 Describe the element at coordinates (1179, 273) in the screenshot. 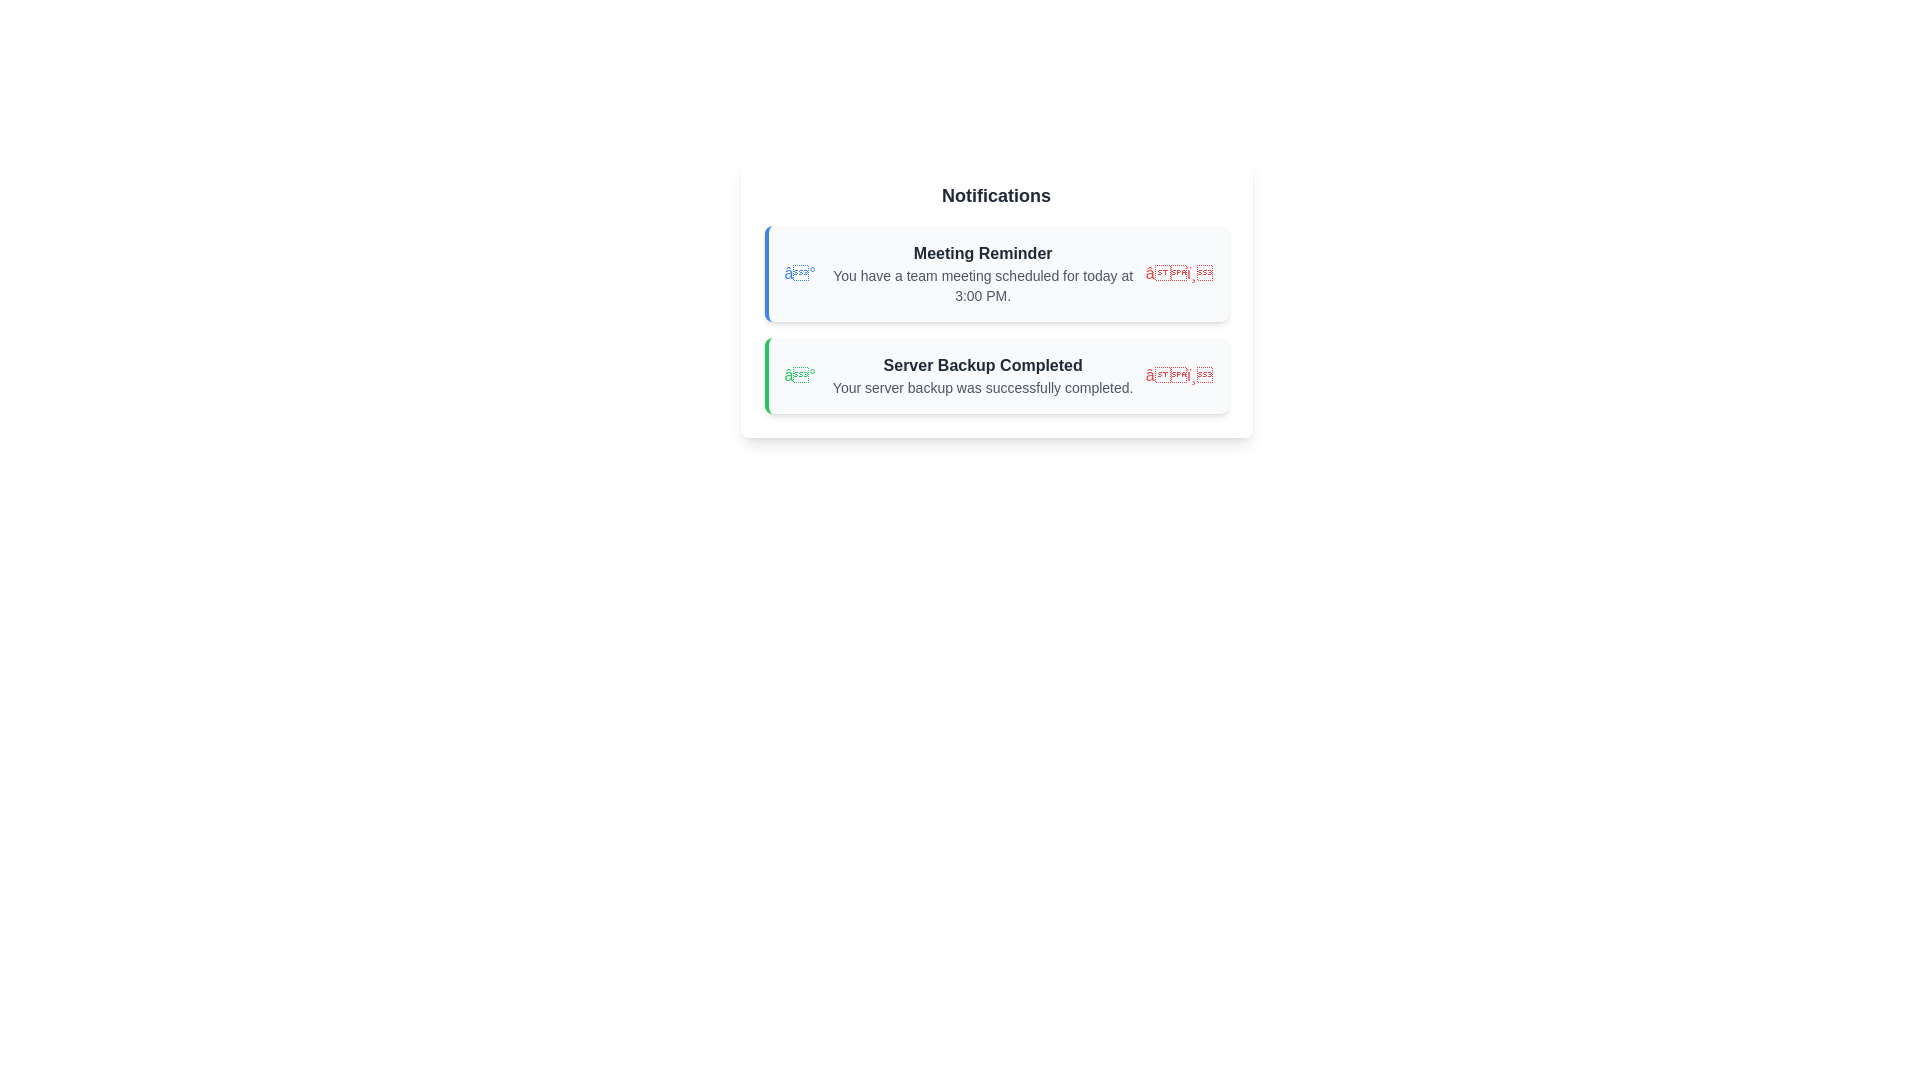

I see `the close button located at the far-right of the 'Meeting Reminder' notification` at that location.